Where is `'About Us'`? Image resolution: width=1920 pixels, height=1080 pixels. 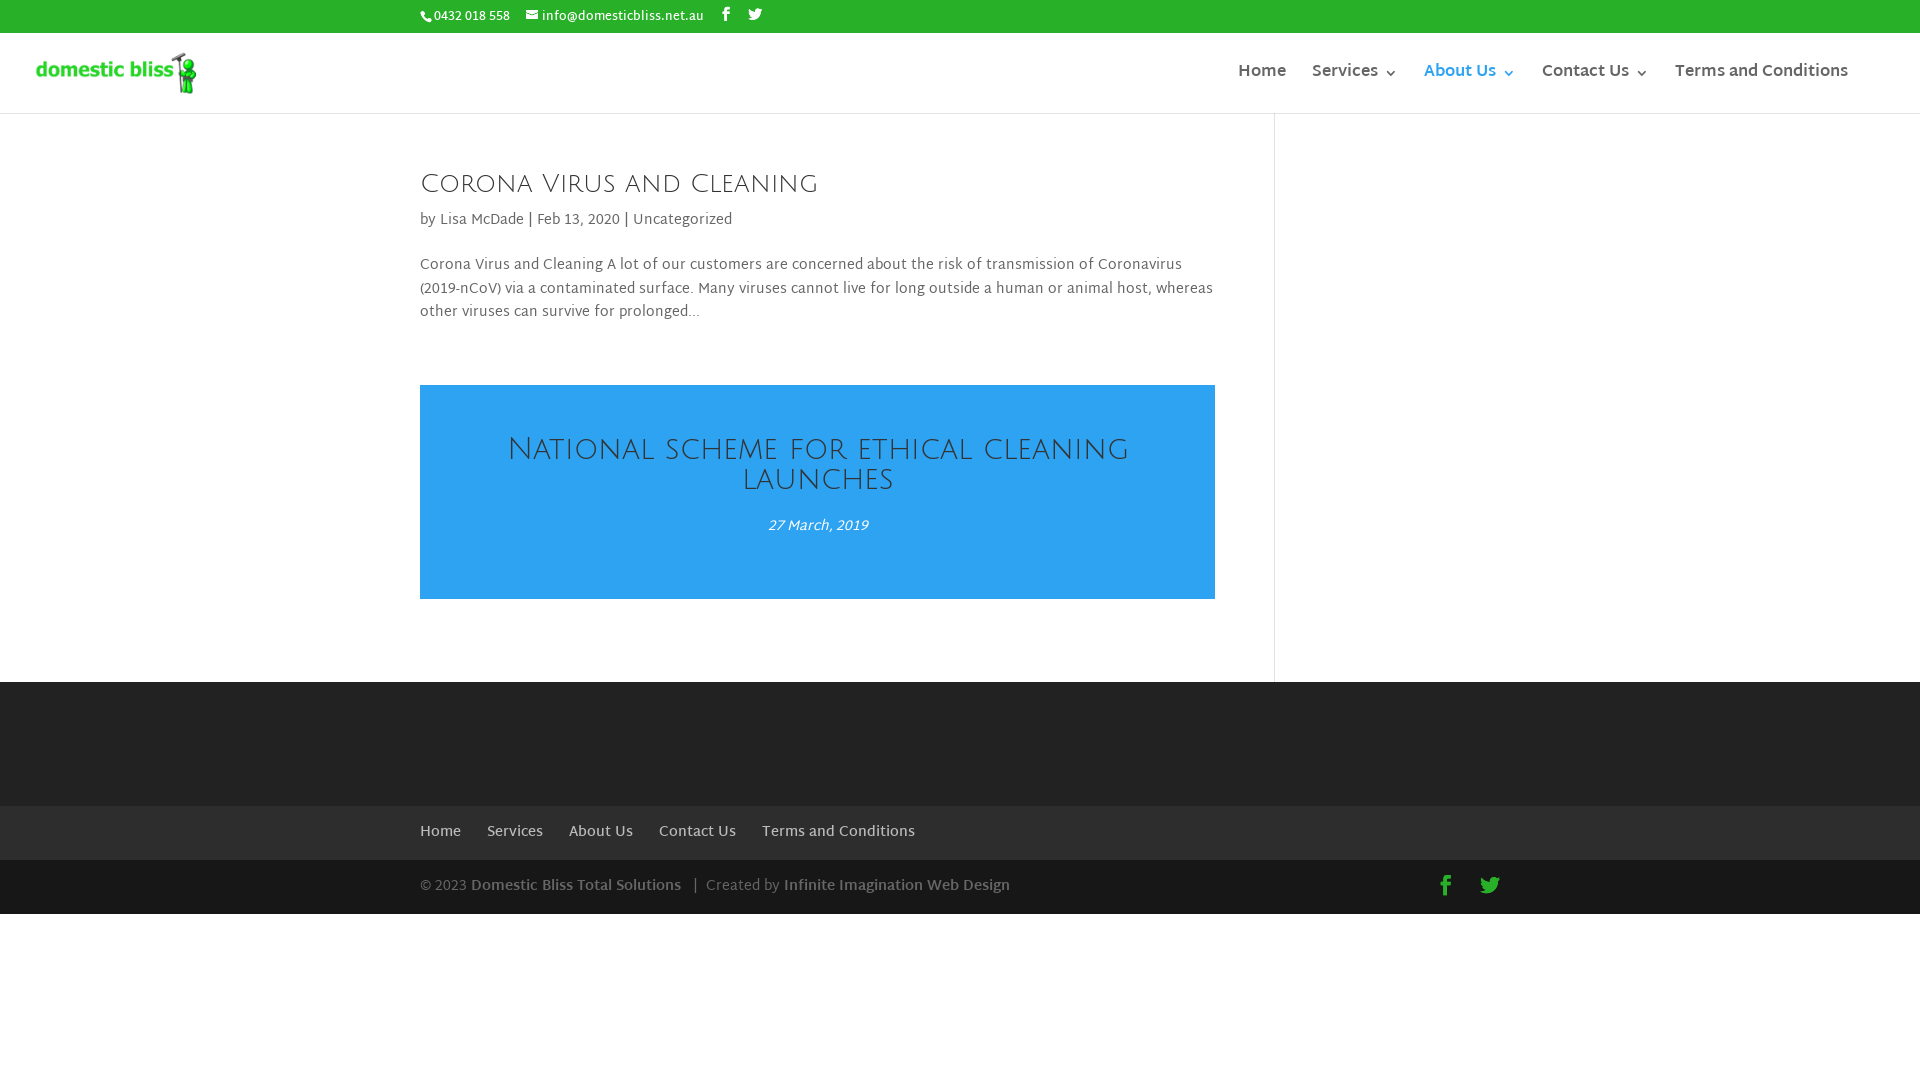
'About Us' is located at coordinates (599, 832).